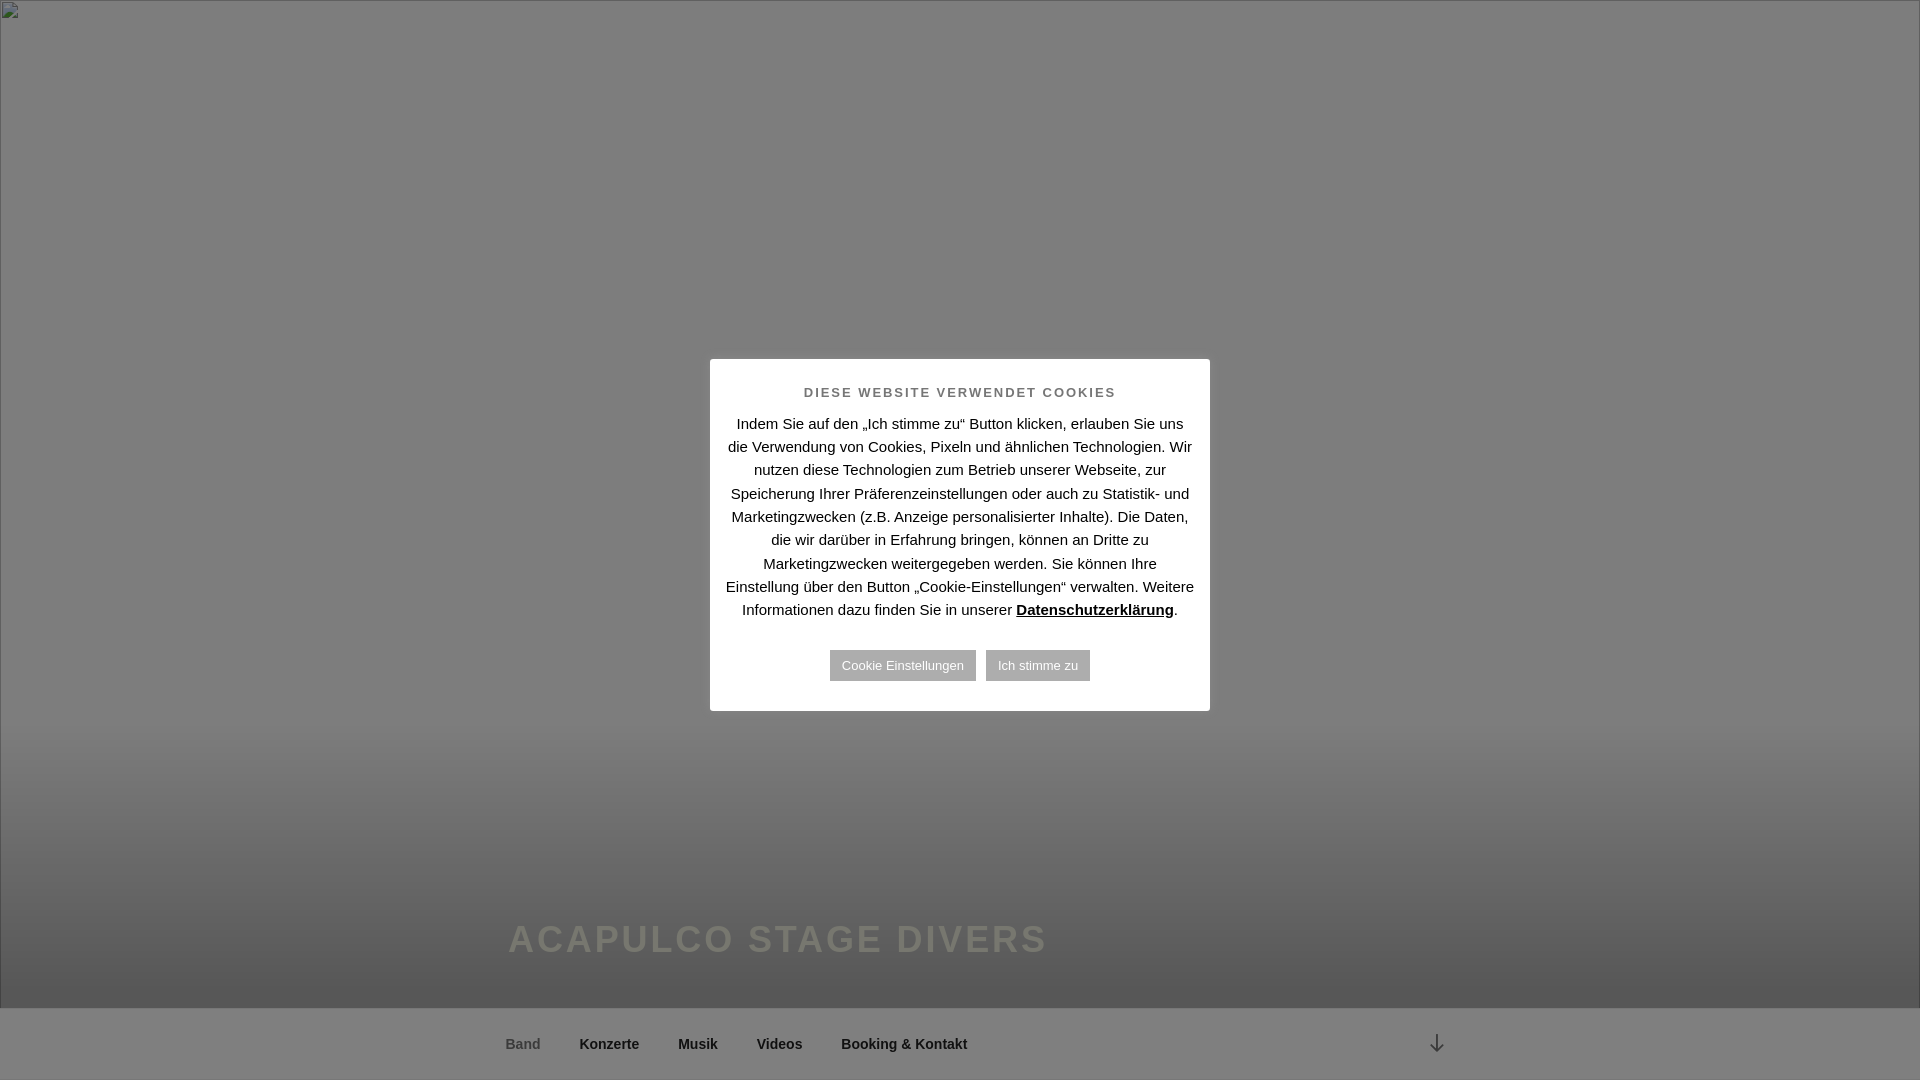  What do you see at coordinates (523, 1043) in the screenshot?
I see `'Band'` at bounding box center [523, 1043].